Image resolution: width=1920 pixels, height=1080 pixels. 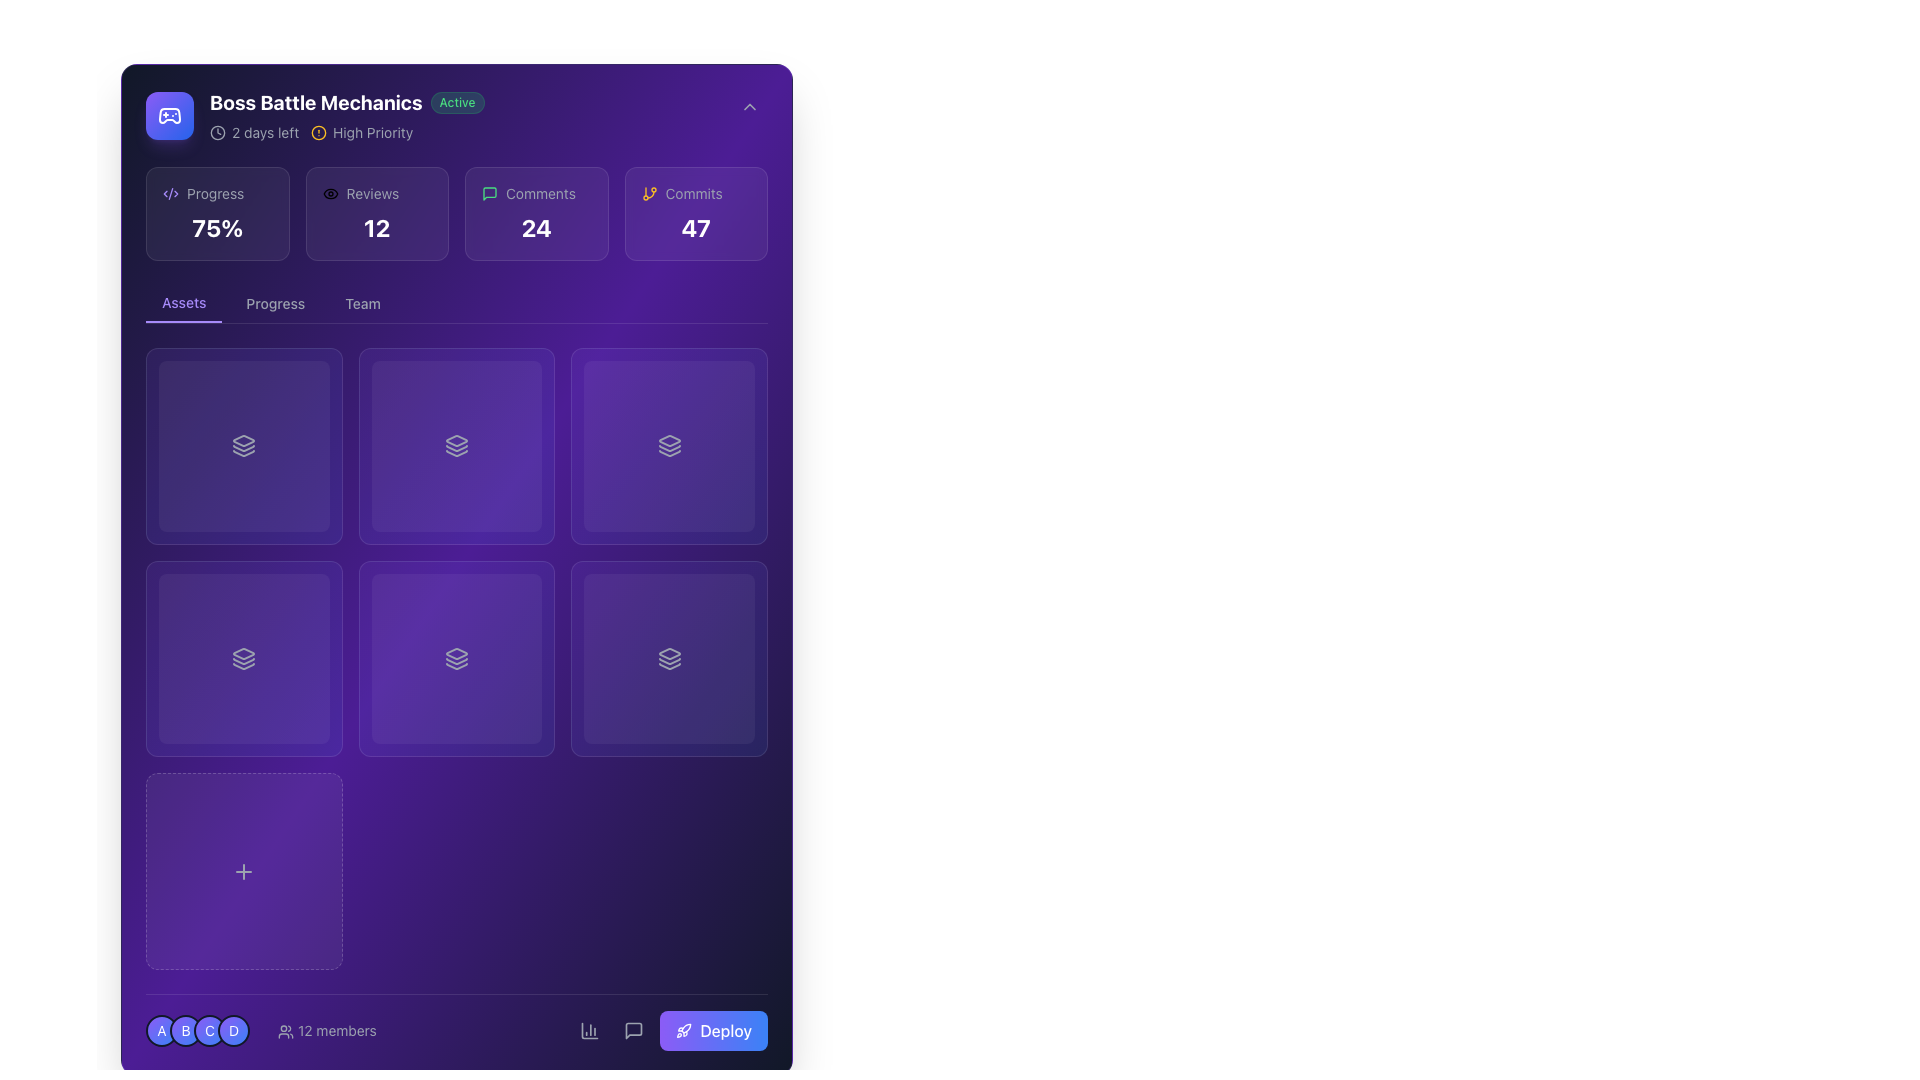 What do you see at coordinates (243, 445) in the screenshot?
I see `the icon styled with a gradient background, displaying a layered stack symbol in white, located in the top-left slot of a 2x3 grid layout` at bounding box center [243, 445].